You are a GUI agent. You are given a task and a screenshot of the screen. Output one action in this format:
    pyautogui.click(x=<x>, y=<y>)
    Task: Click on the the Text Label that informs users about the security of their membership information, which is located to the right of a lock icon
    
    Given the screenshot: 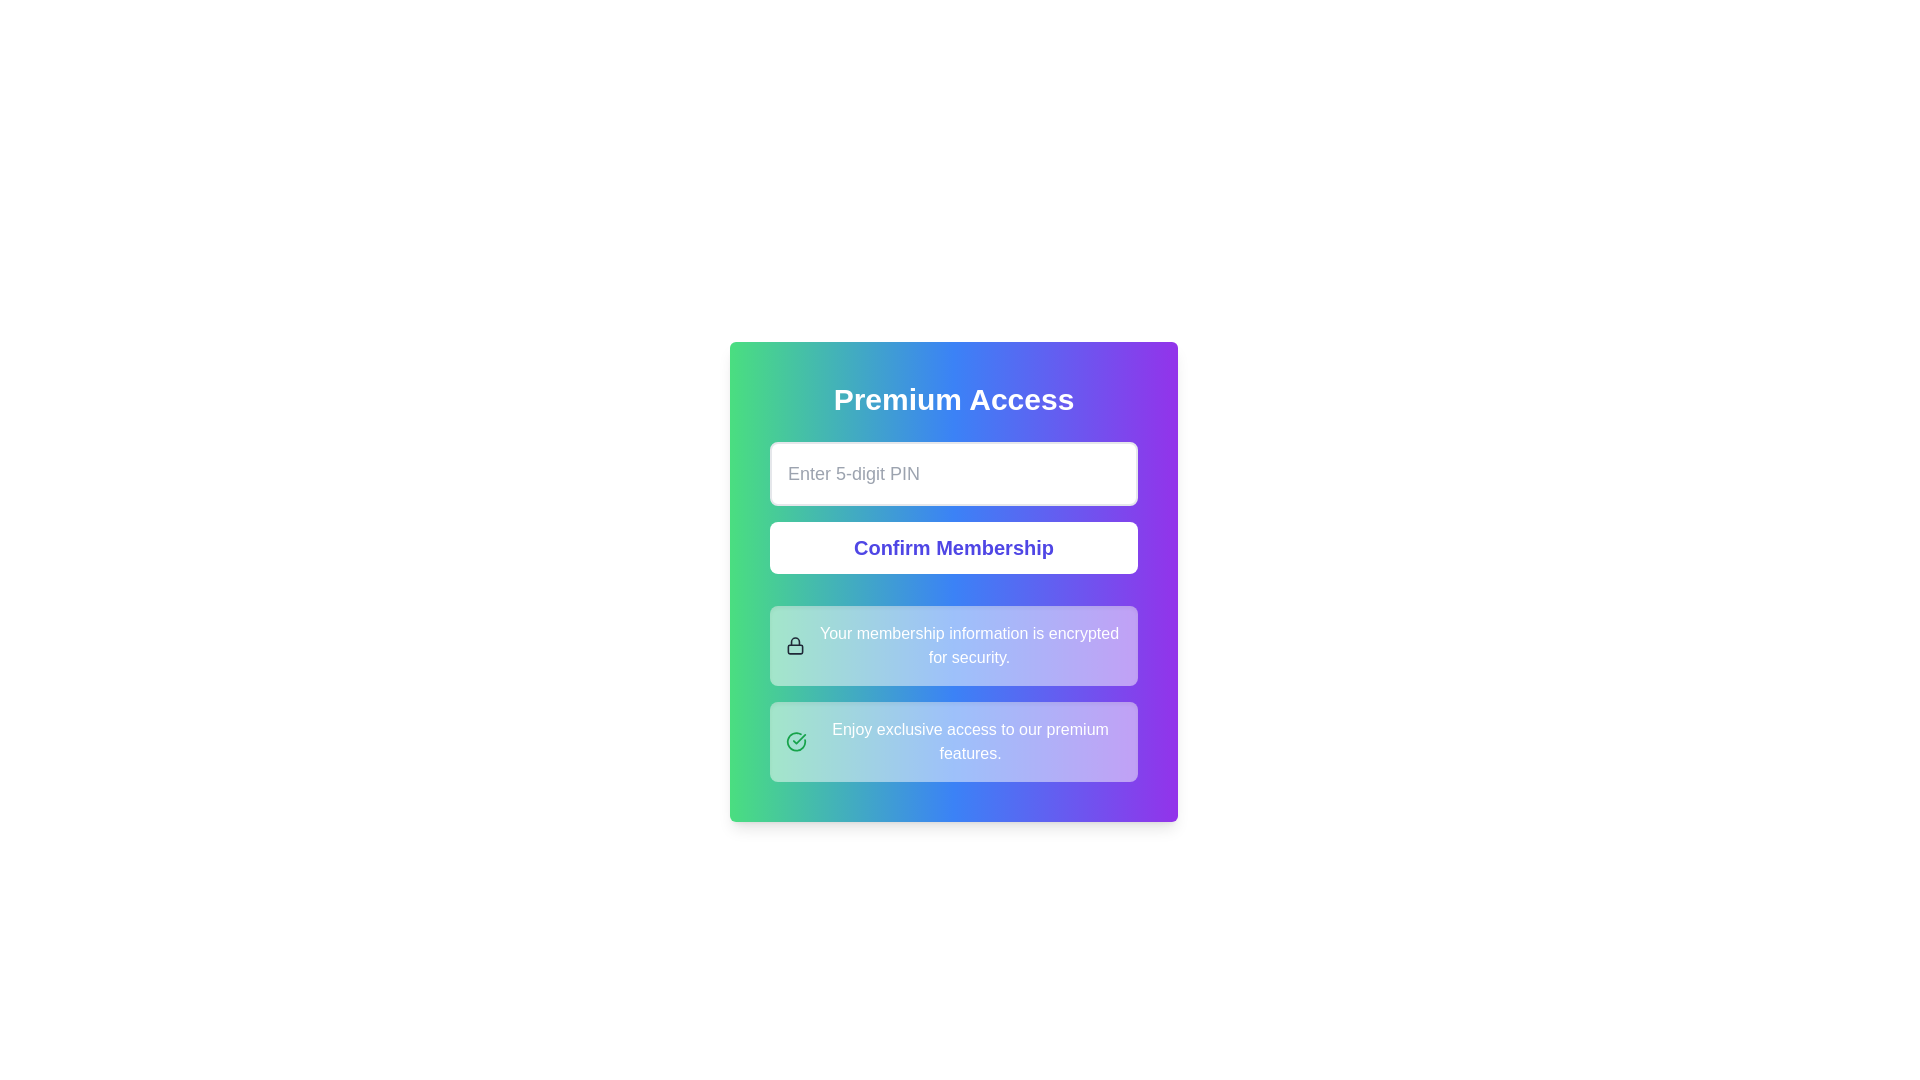 What is the action you would take?
    pyautogui.click(x=969, y=645)
    